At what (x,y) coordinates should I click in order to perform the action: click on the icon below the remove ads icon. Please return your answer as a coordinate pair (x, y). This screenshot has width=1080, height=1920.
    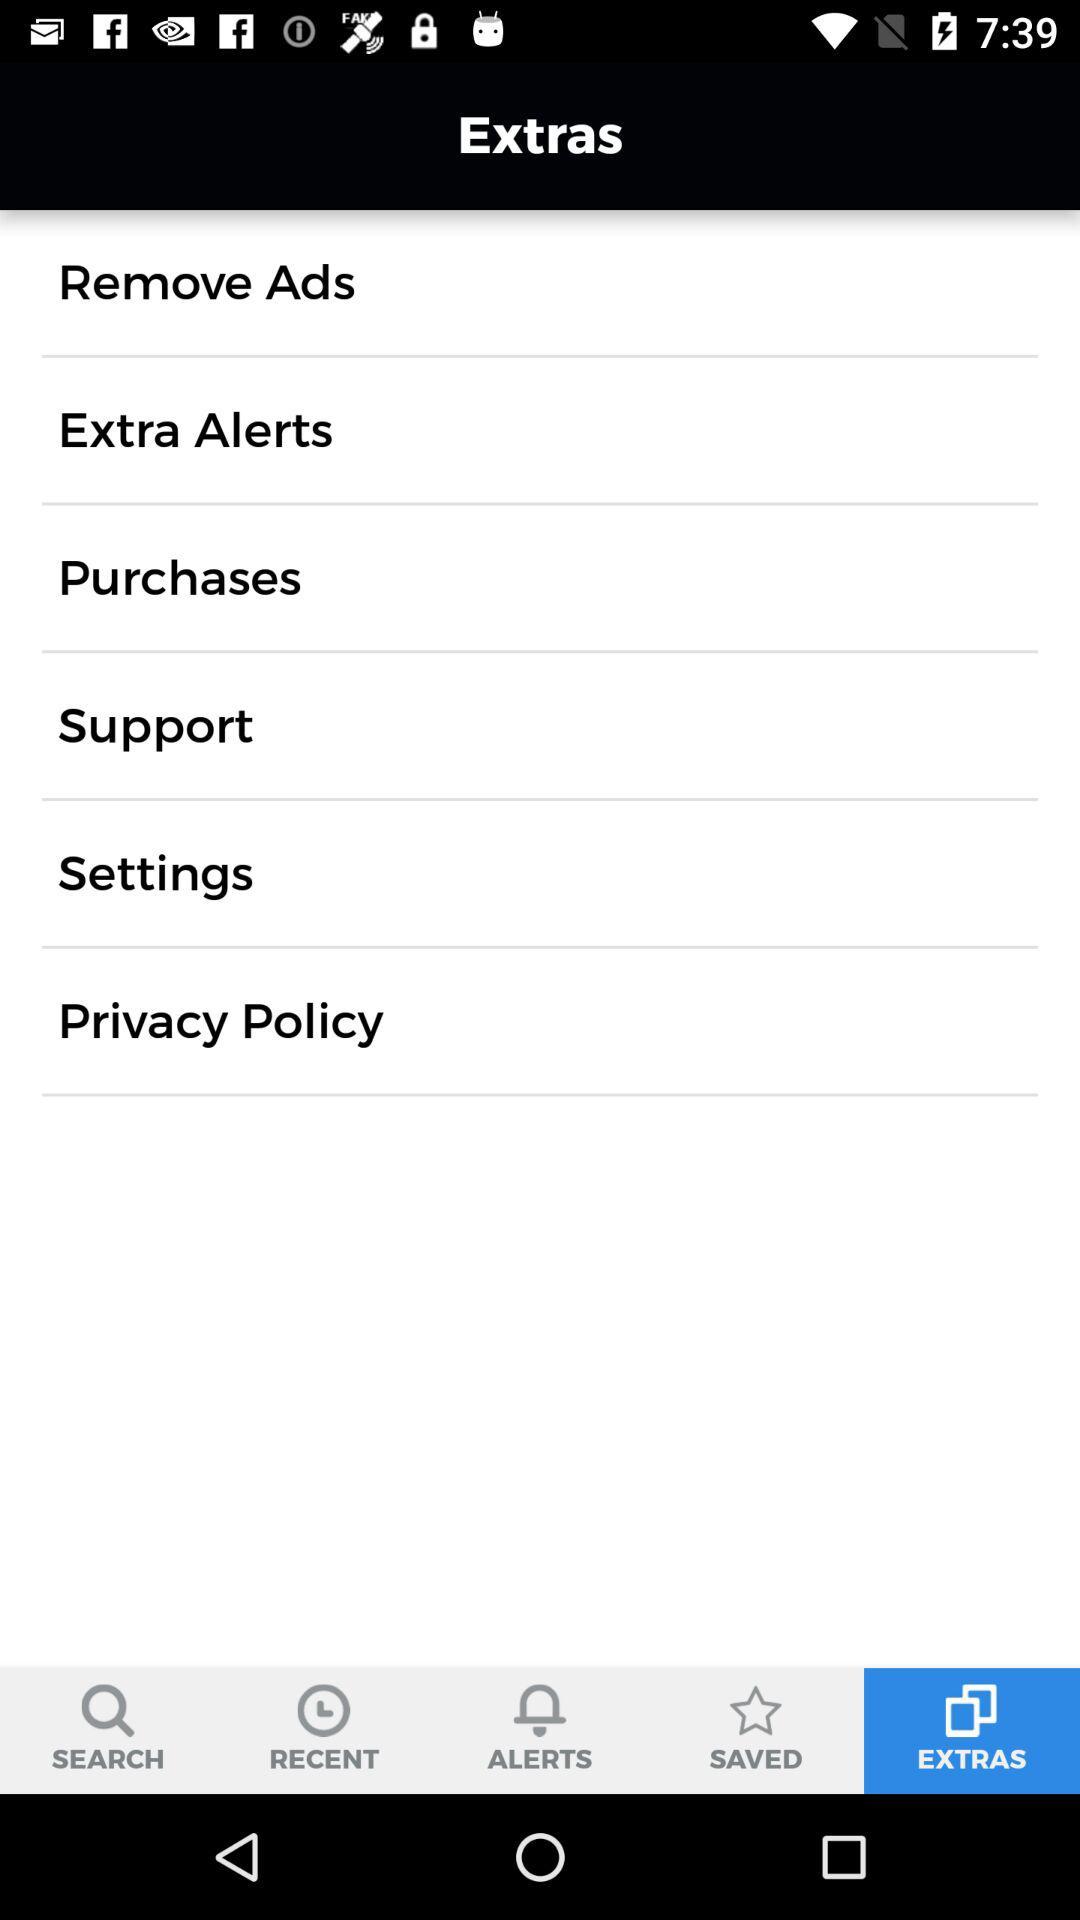
    Looking at the image, I should click on (195, 429).